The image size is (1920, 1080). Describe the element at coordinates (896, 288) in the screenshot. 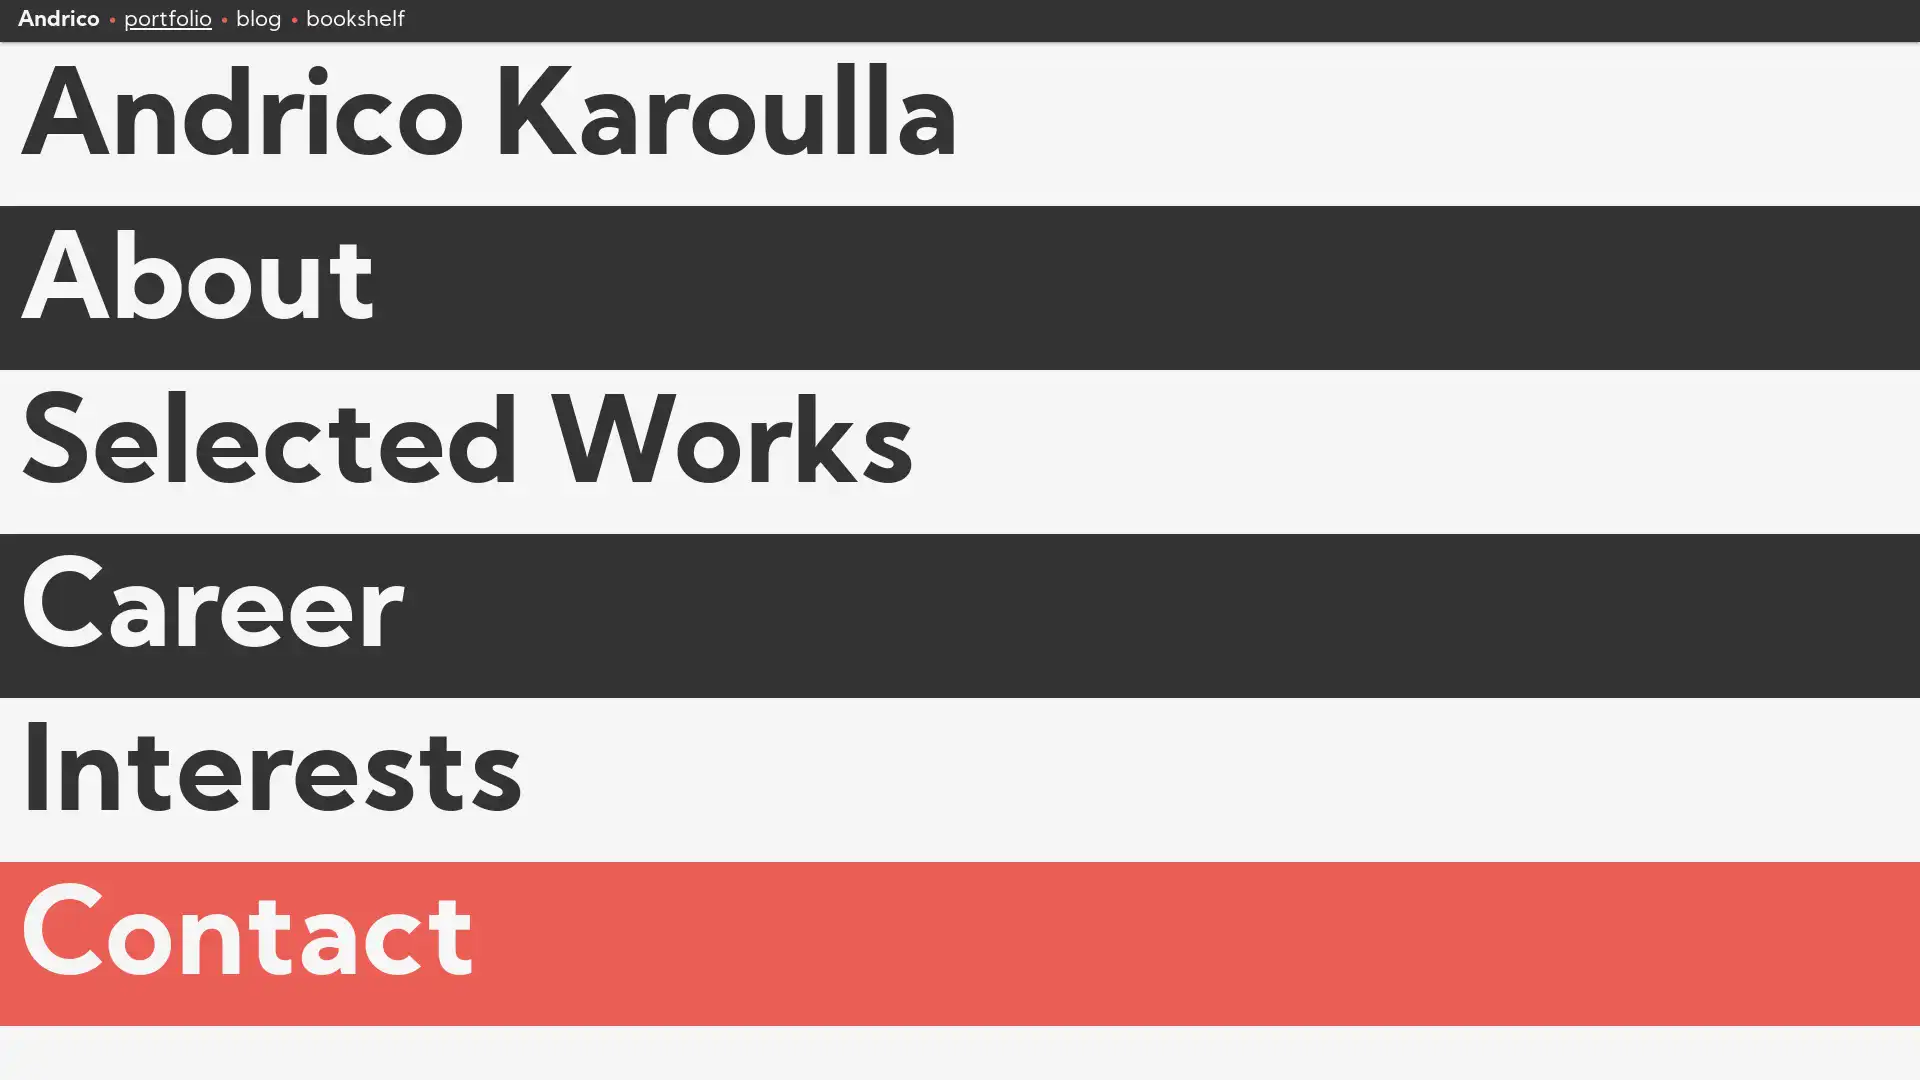

I see `About` at that location.